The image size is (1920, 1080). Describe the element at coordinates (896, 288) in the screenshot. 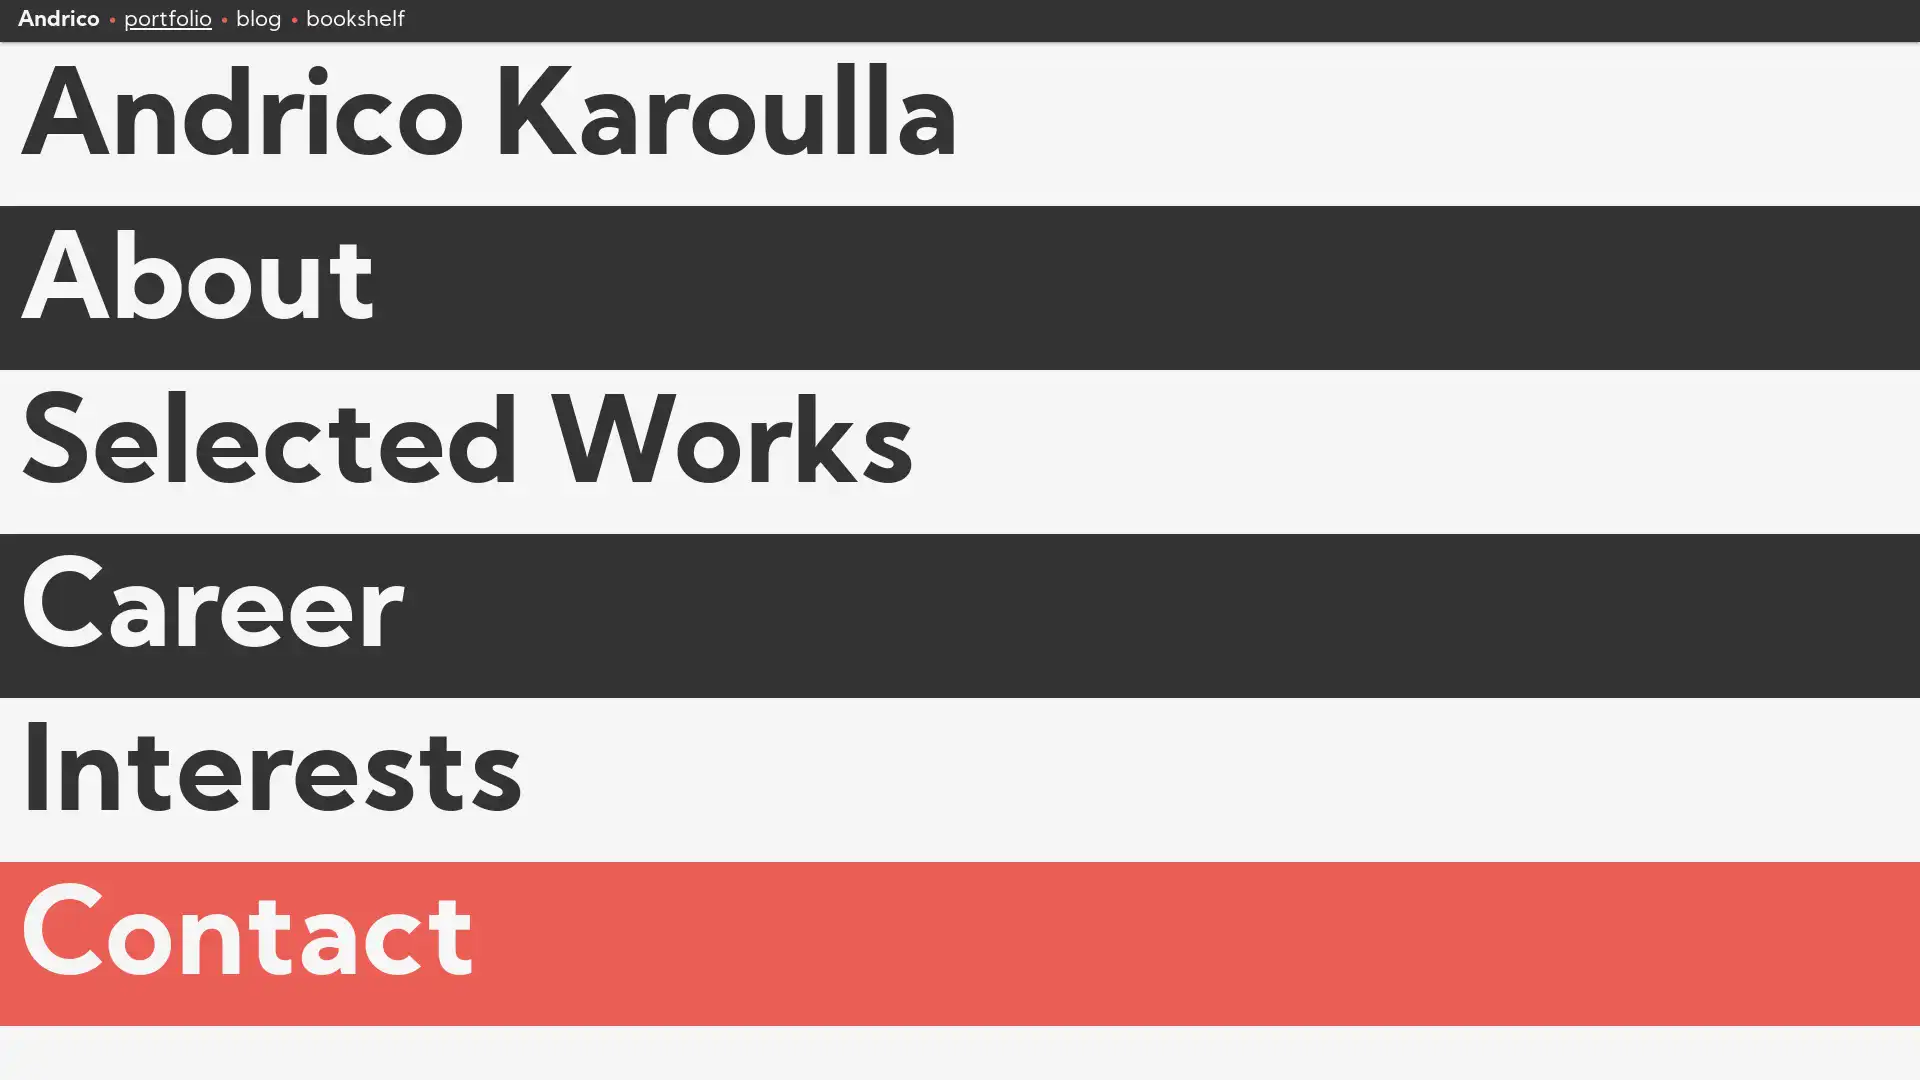

I see `About` at that location.